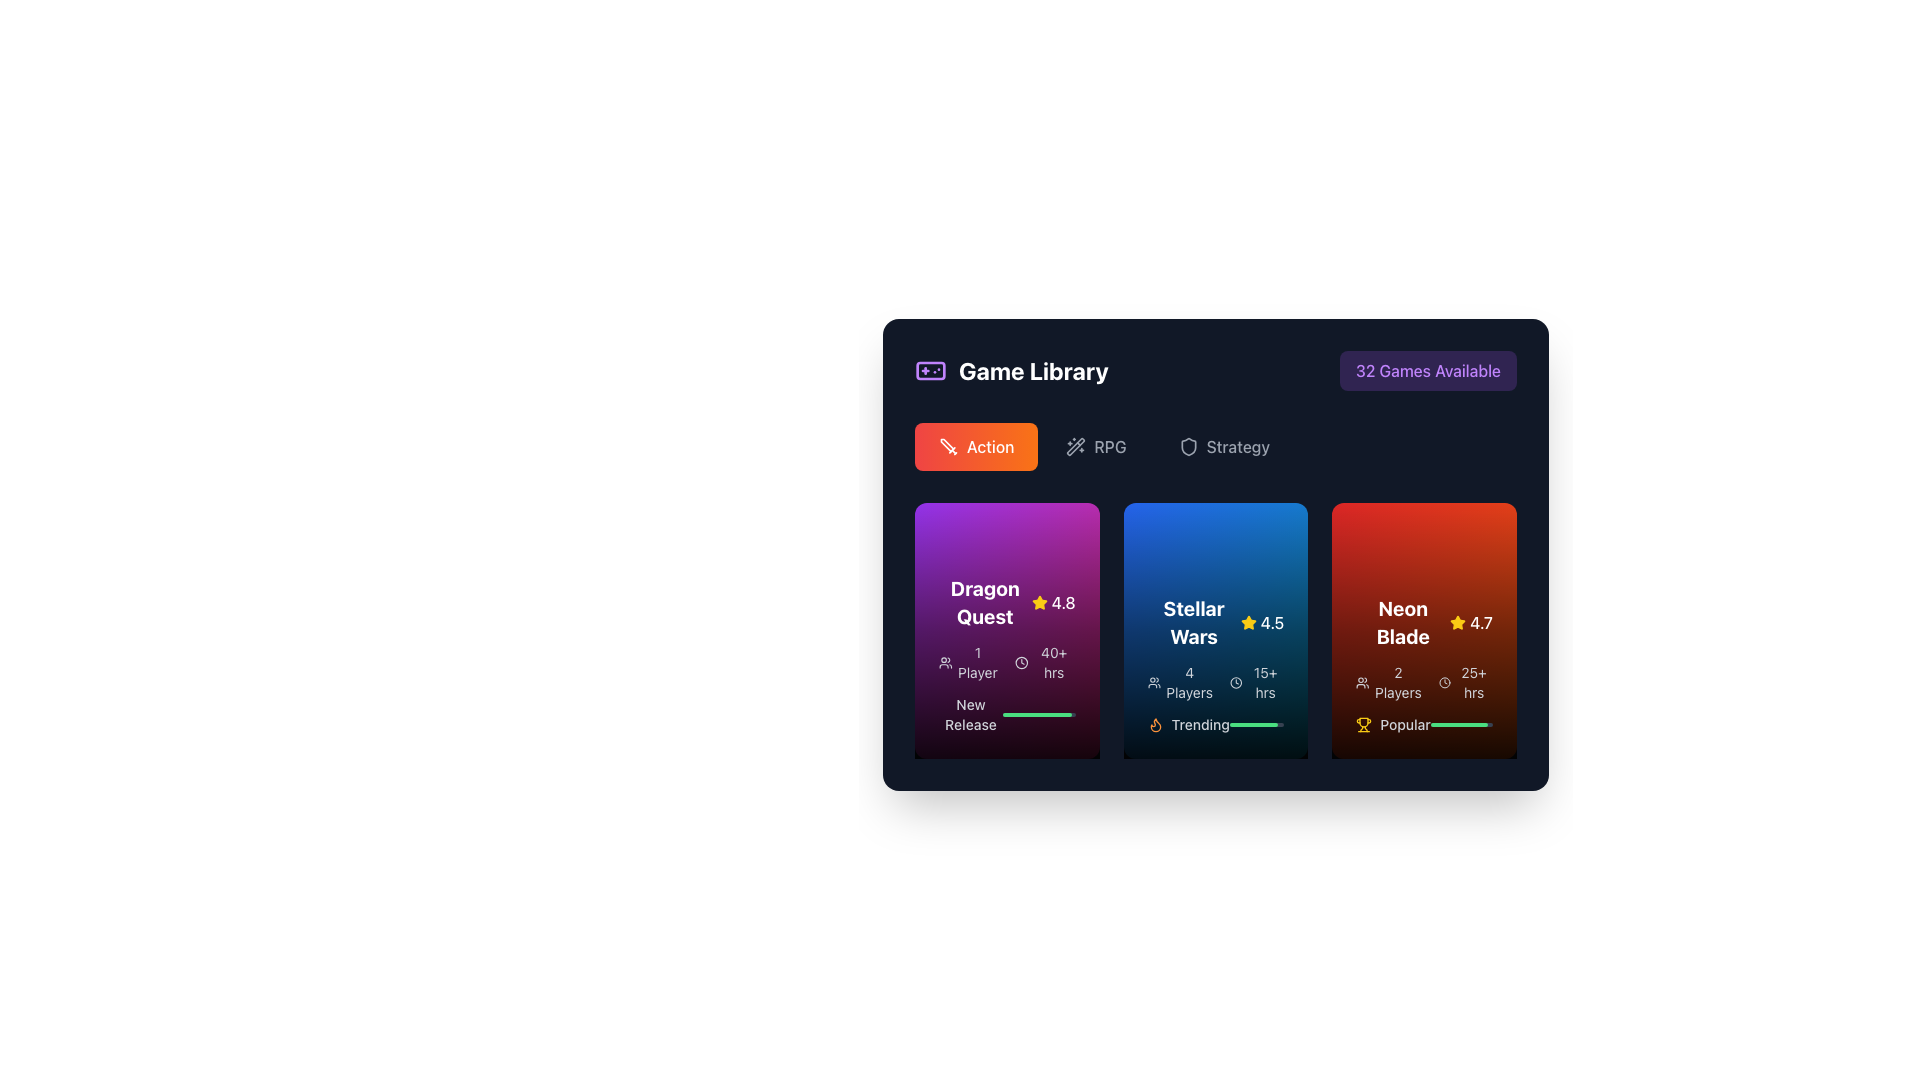  I want to click on the progress bar located at the bottom of the 'Stellar Wars' card, below the 'Trending' text and adjacent to the flame icon, so click(1256, 725).